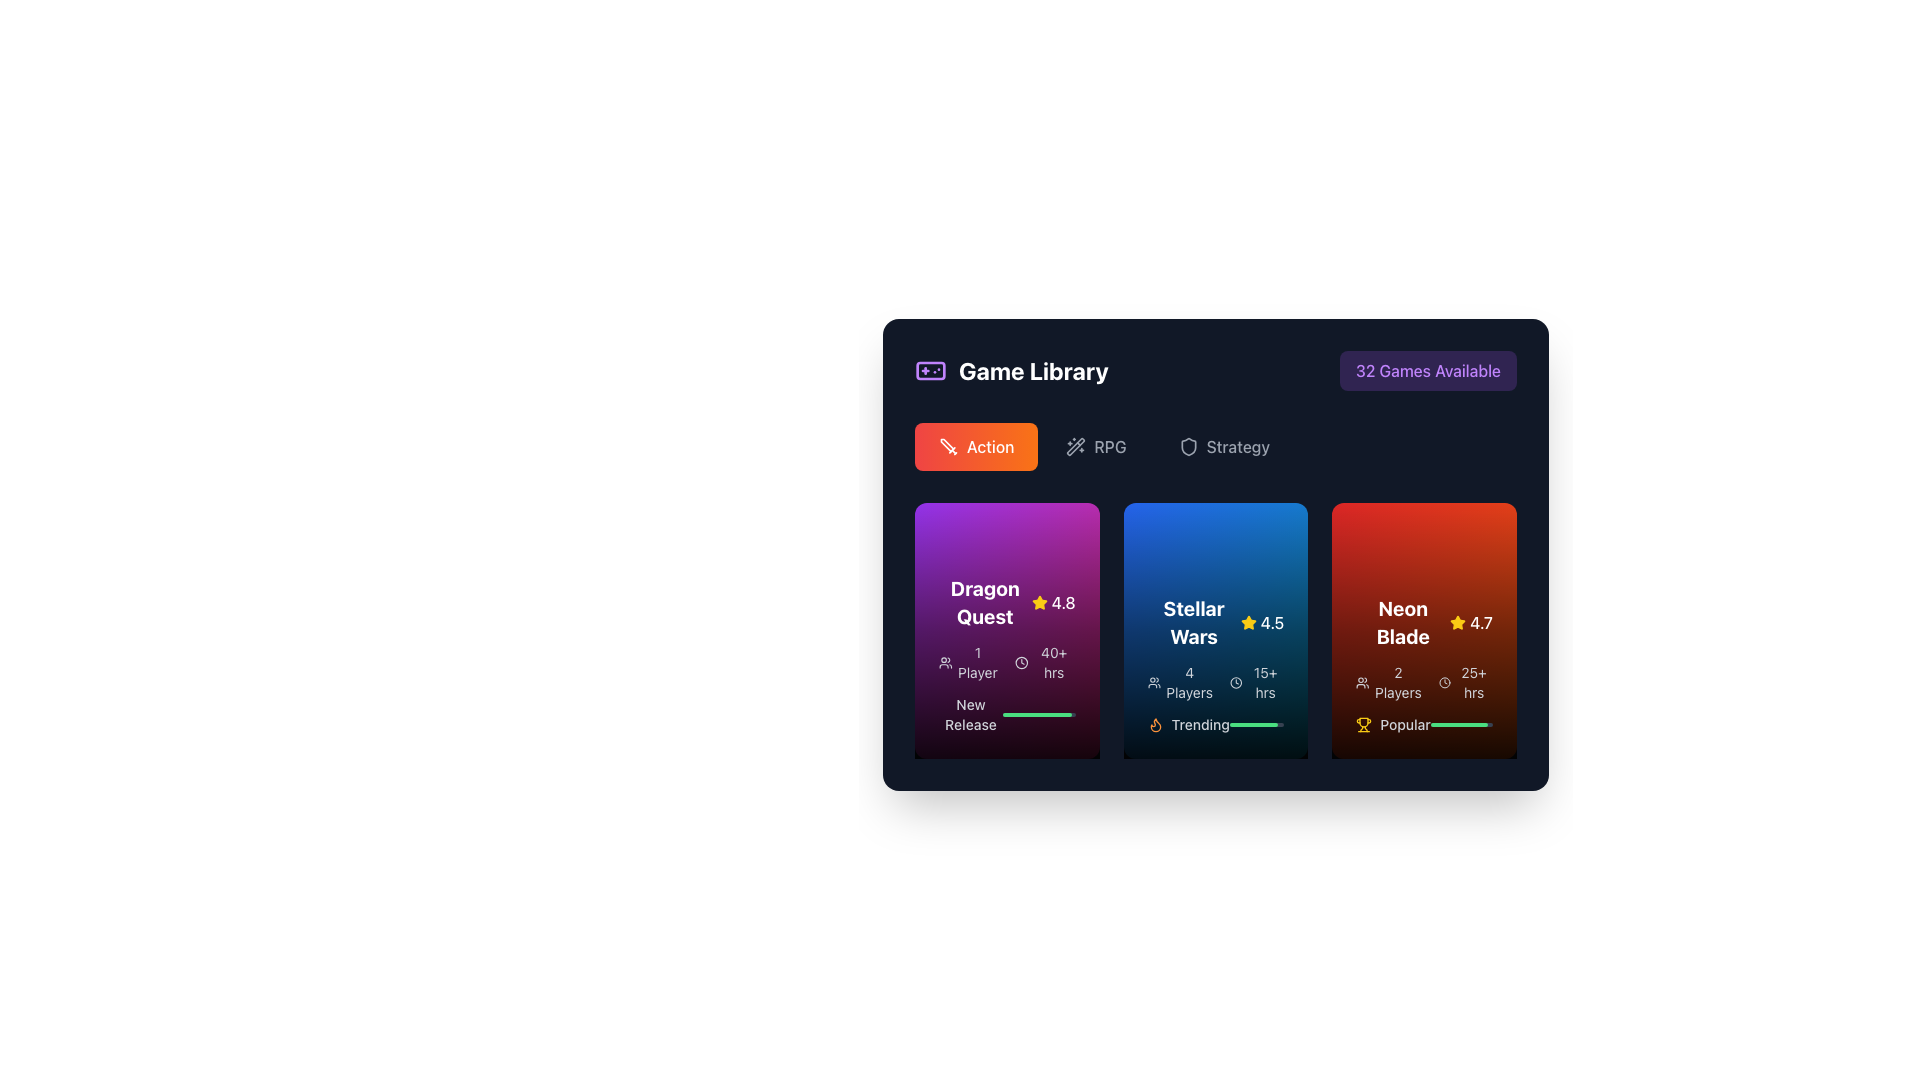  I want to click on the progress bar located at the bottom of the 'Stellar Wars' card, below the 'Trending' text and adjacent to the flame icon, so click(1256, 725).